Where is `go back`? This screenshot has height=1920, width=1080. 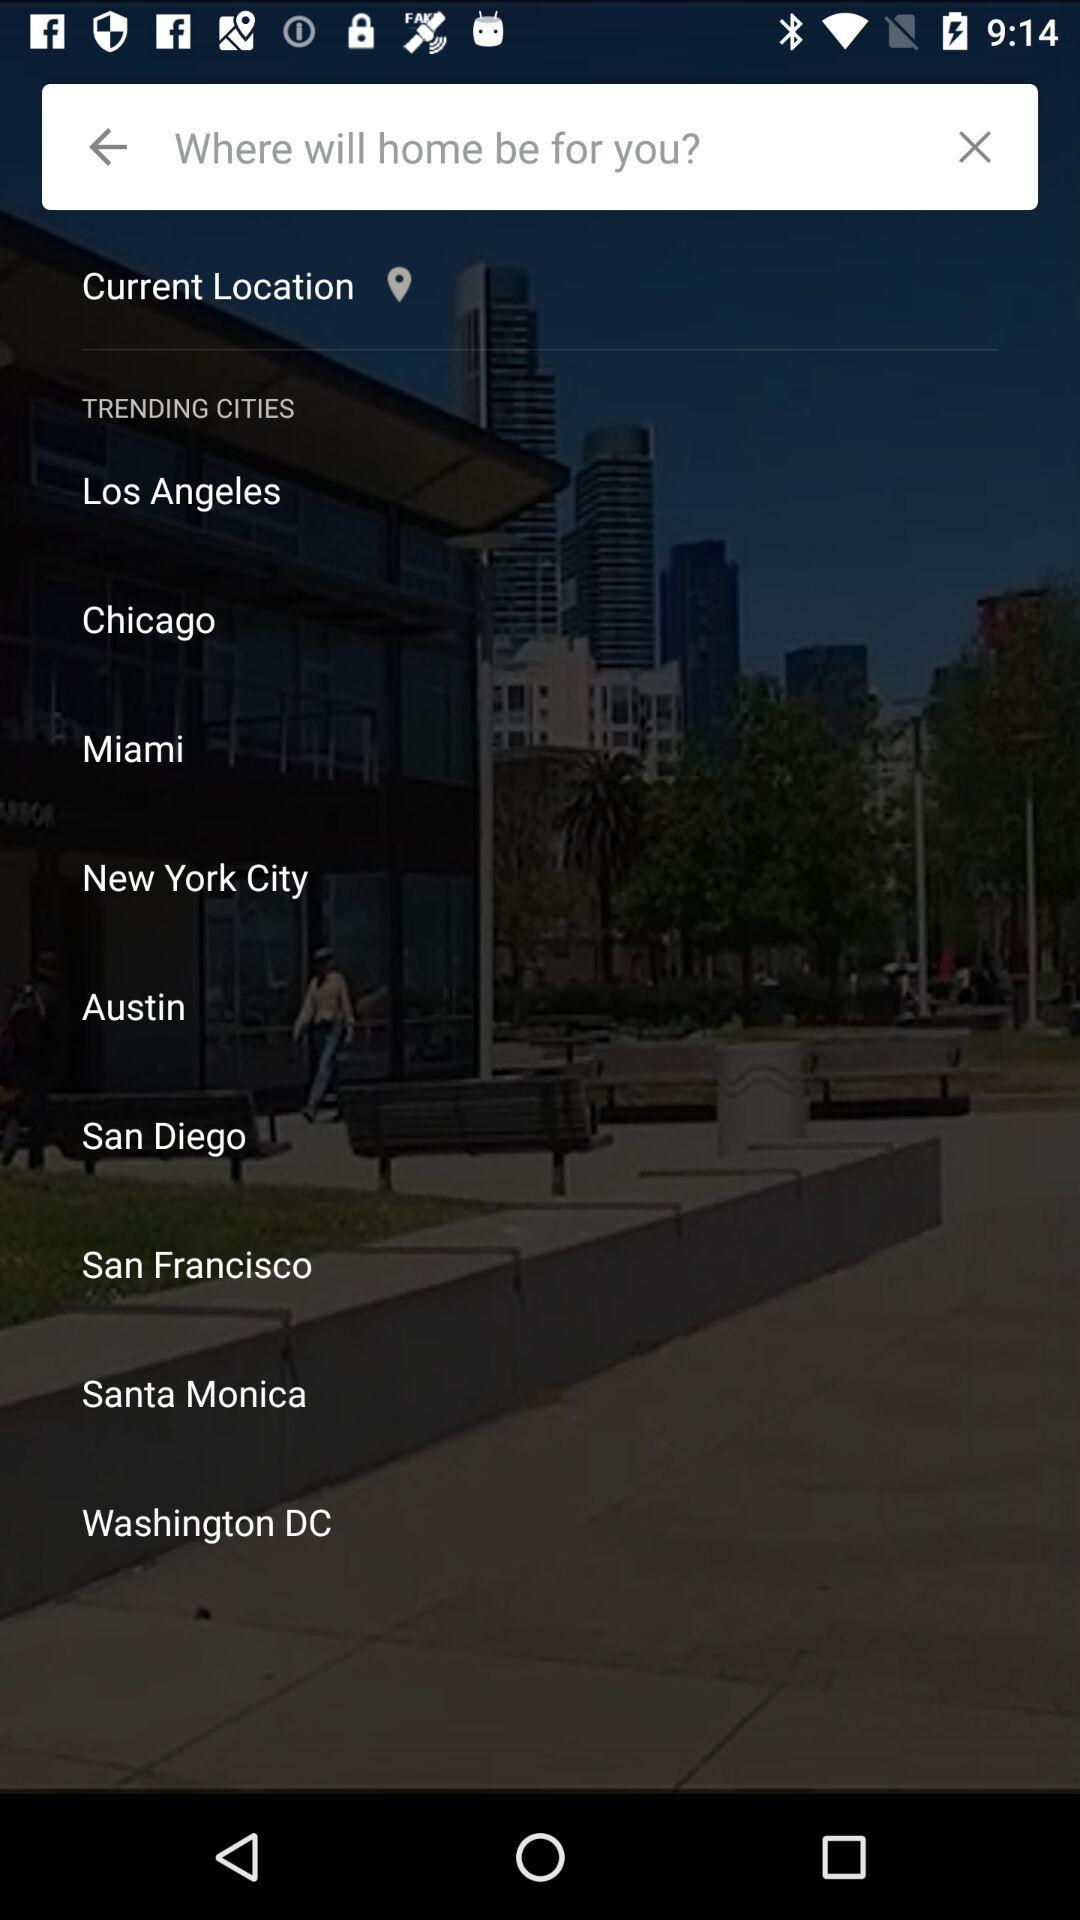 go back is located at coordinates (108, 146).